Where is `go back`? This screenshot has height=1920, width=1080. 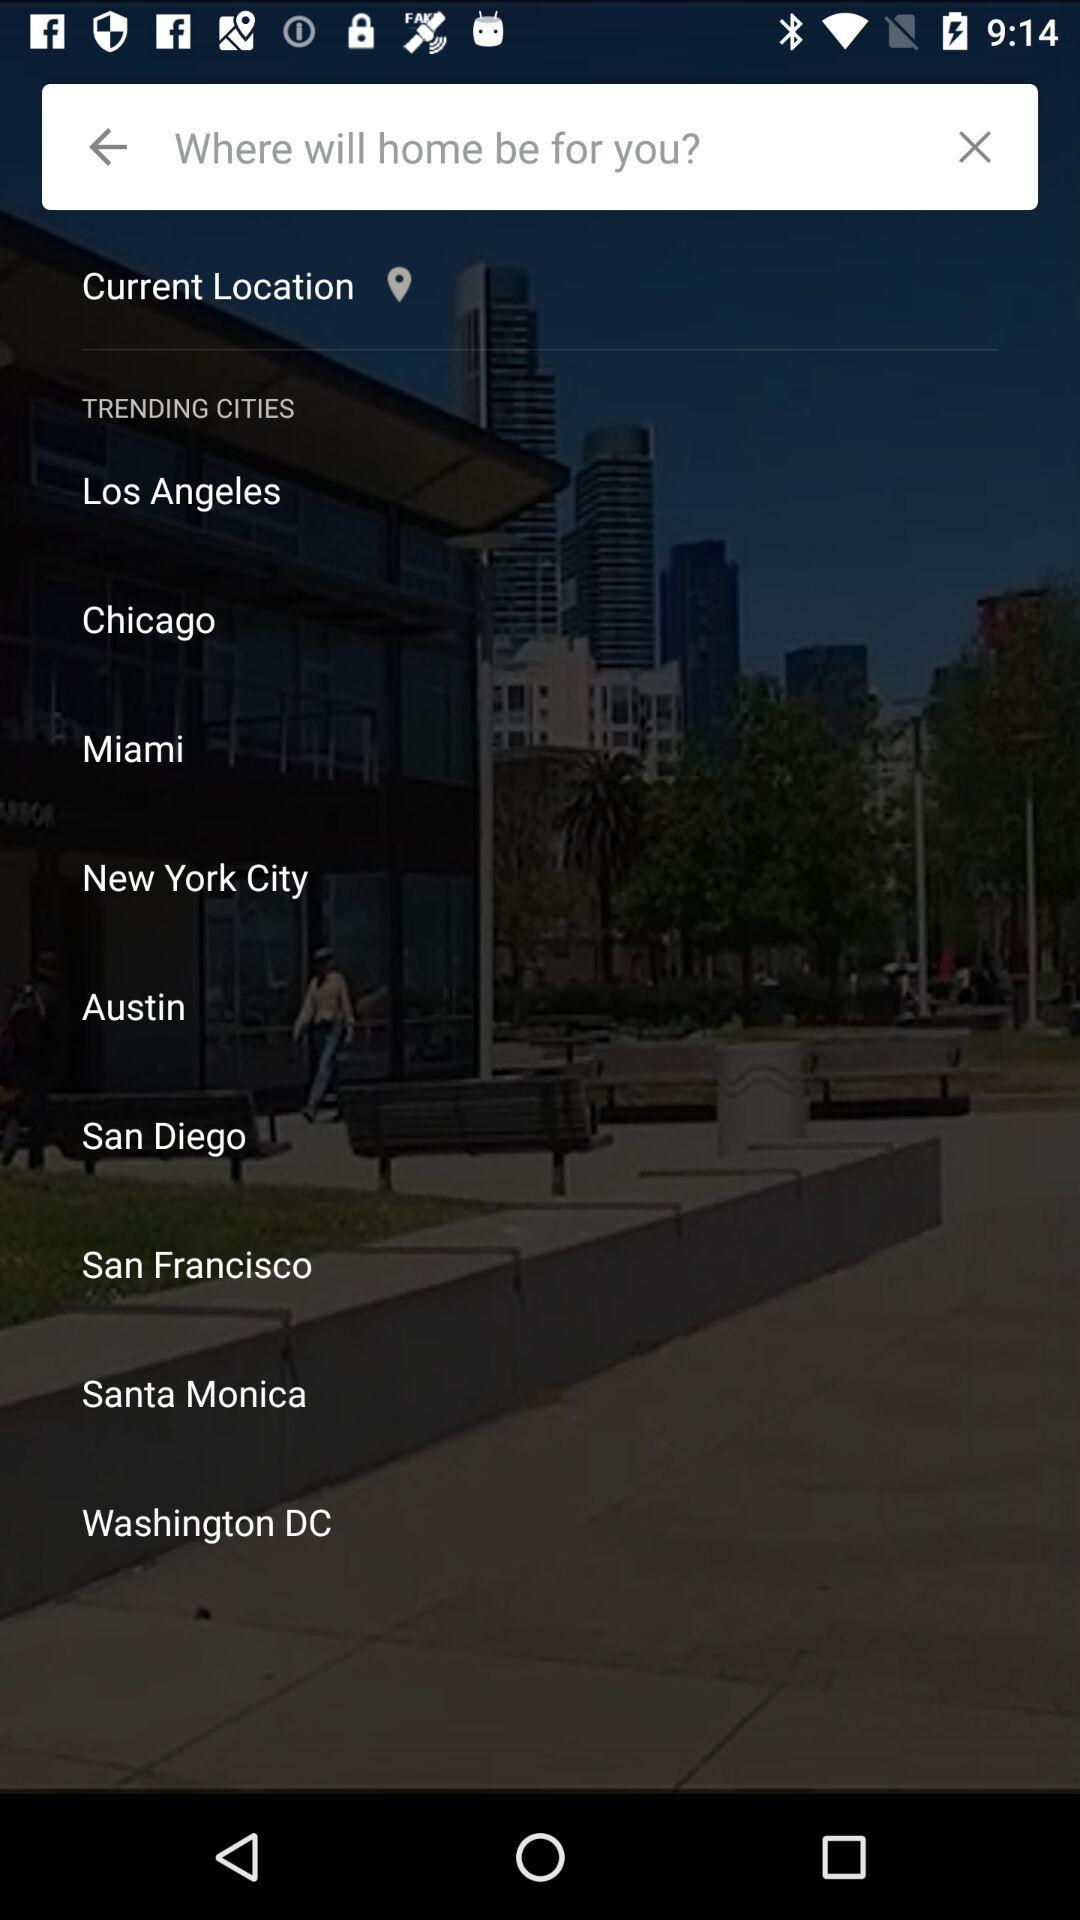 go back is located at coordinates (108, 146).